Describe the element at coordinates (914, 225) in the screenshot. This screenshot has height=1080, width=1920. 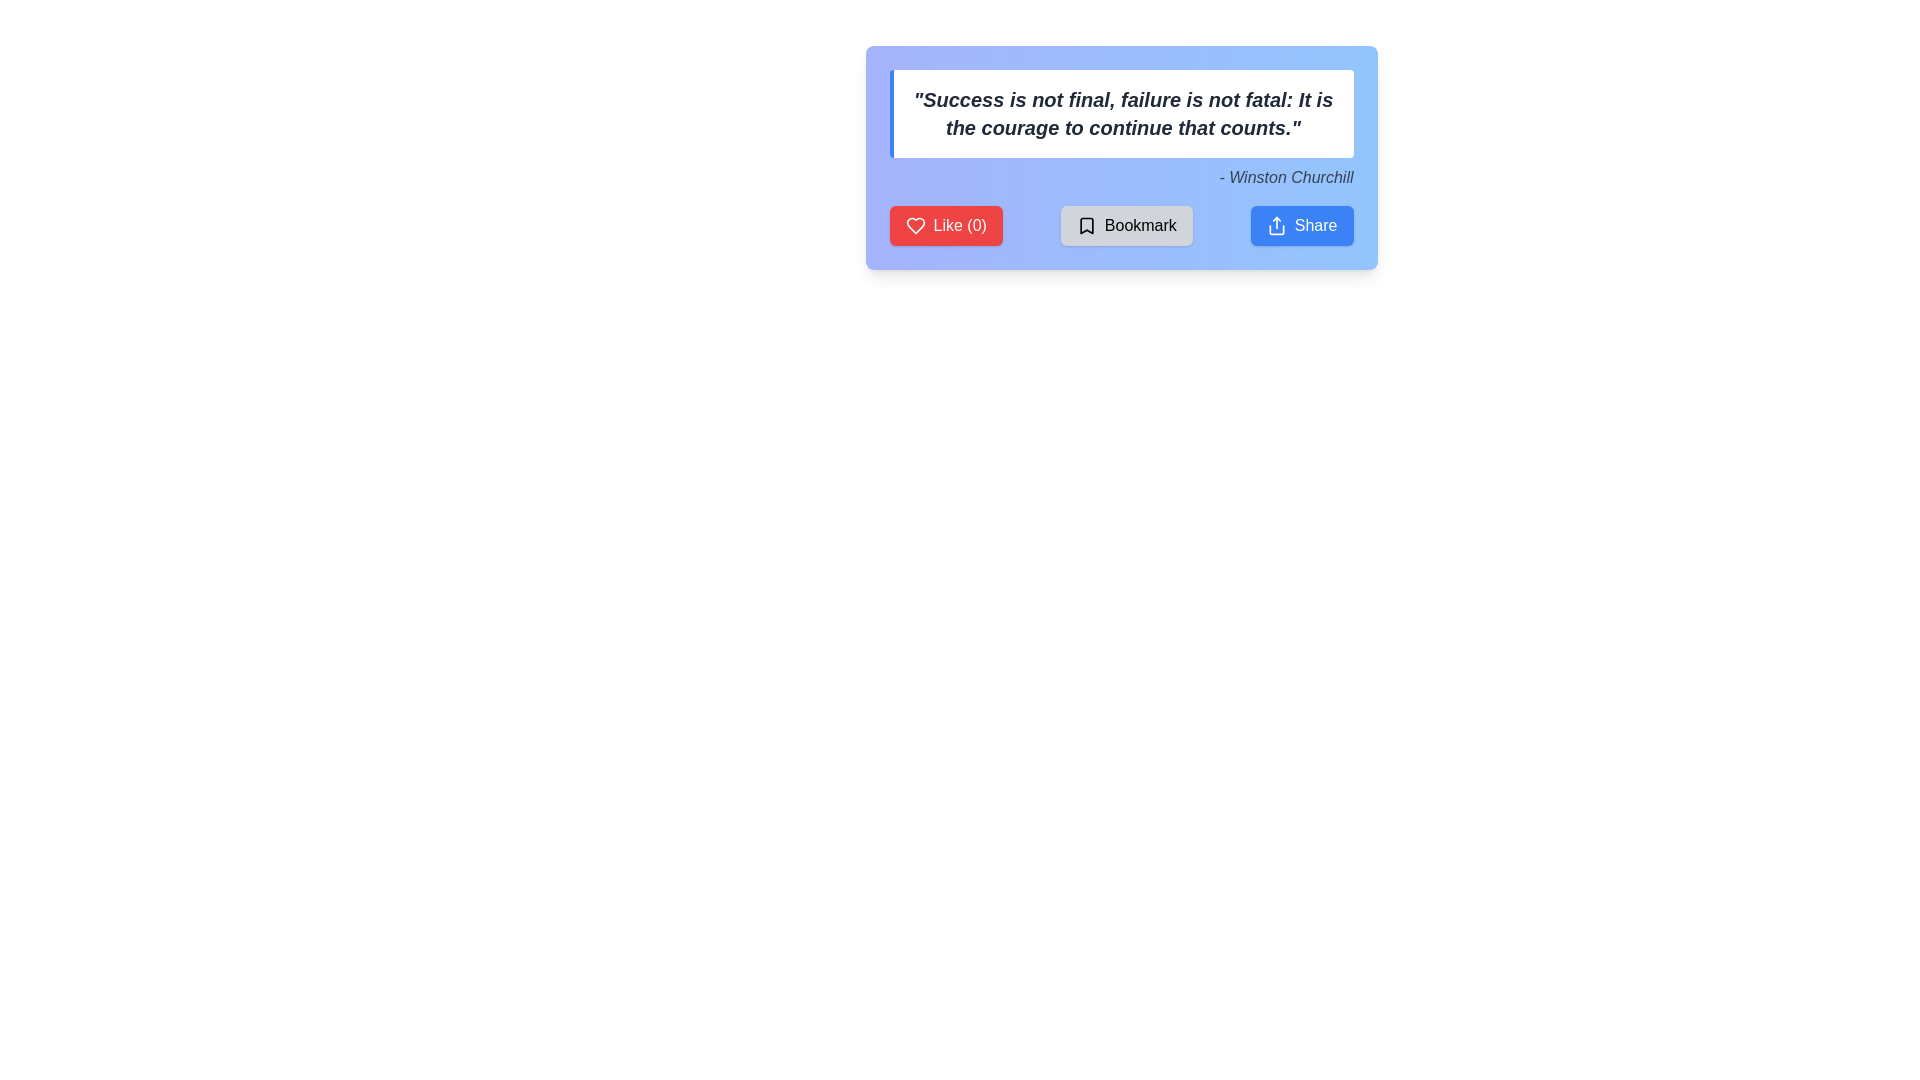
I see `the heart-shaped icon within the 'Like (0)' button` at that location.